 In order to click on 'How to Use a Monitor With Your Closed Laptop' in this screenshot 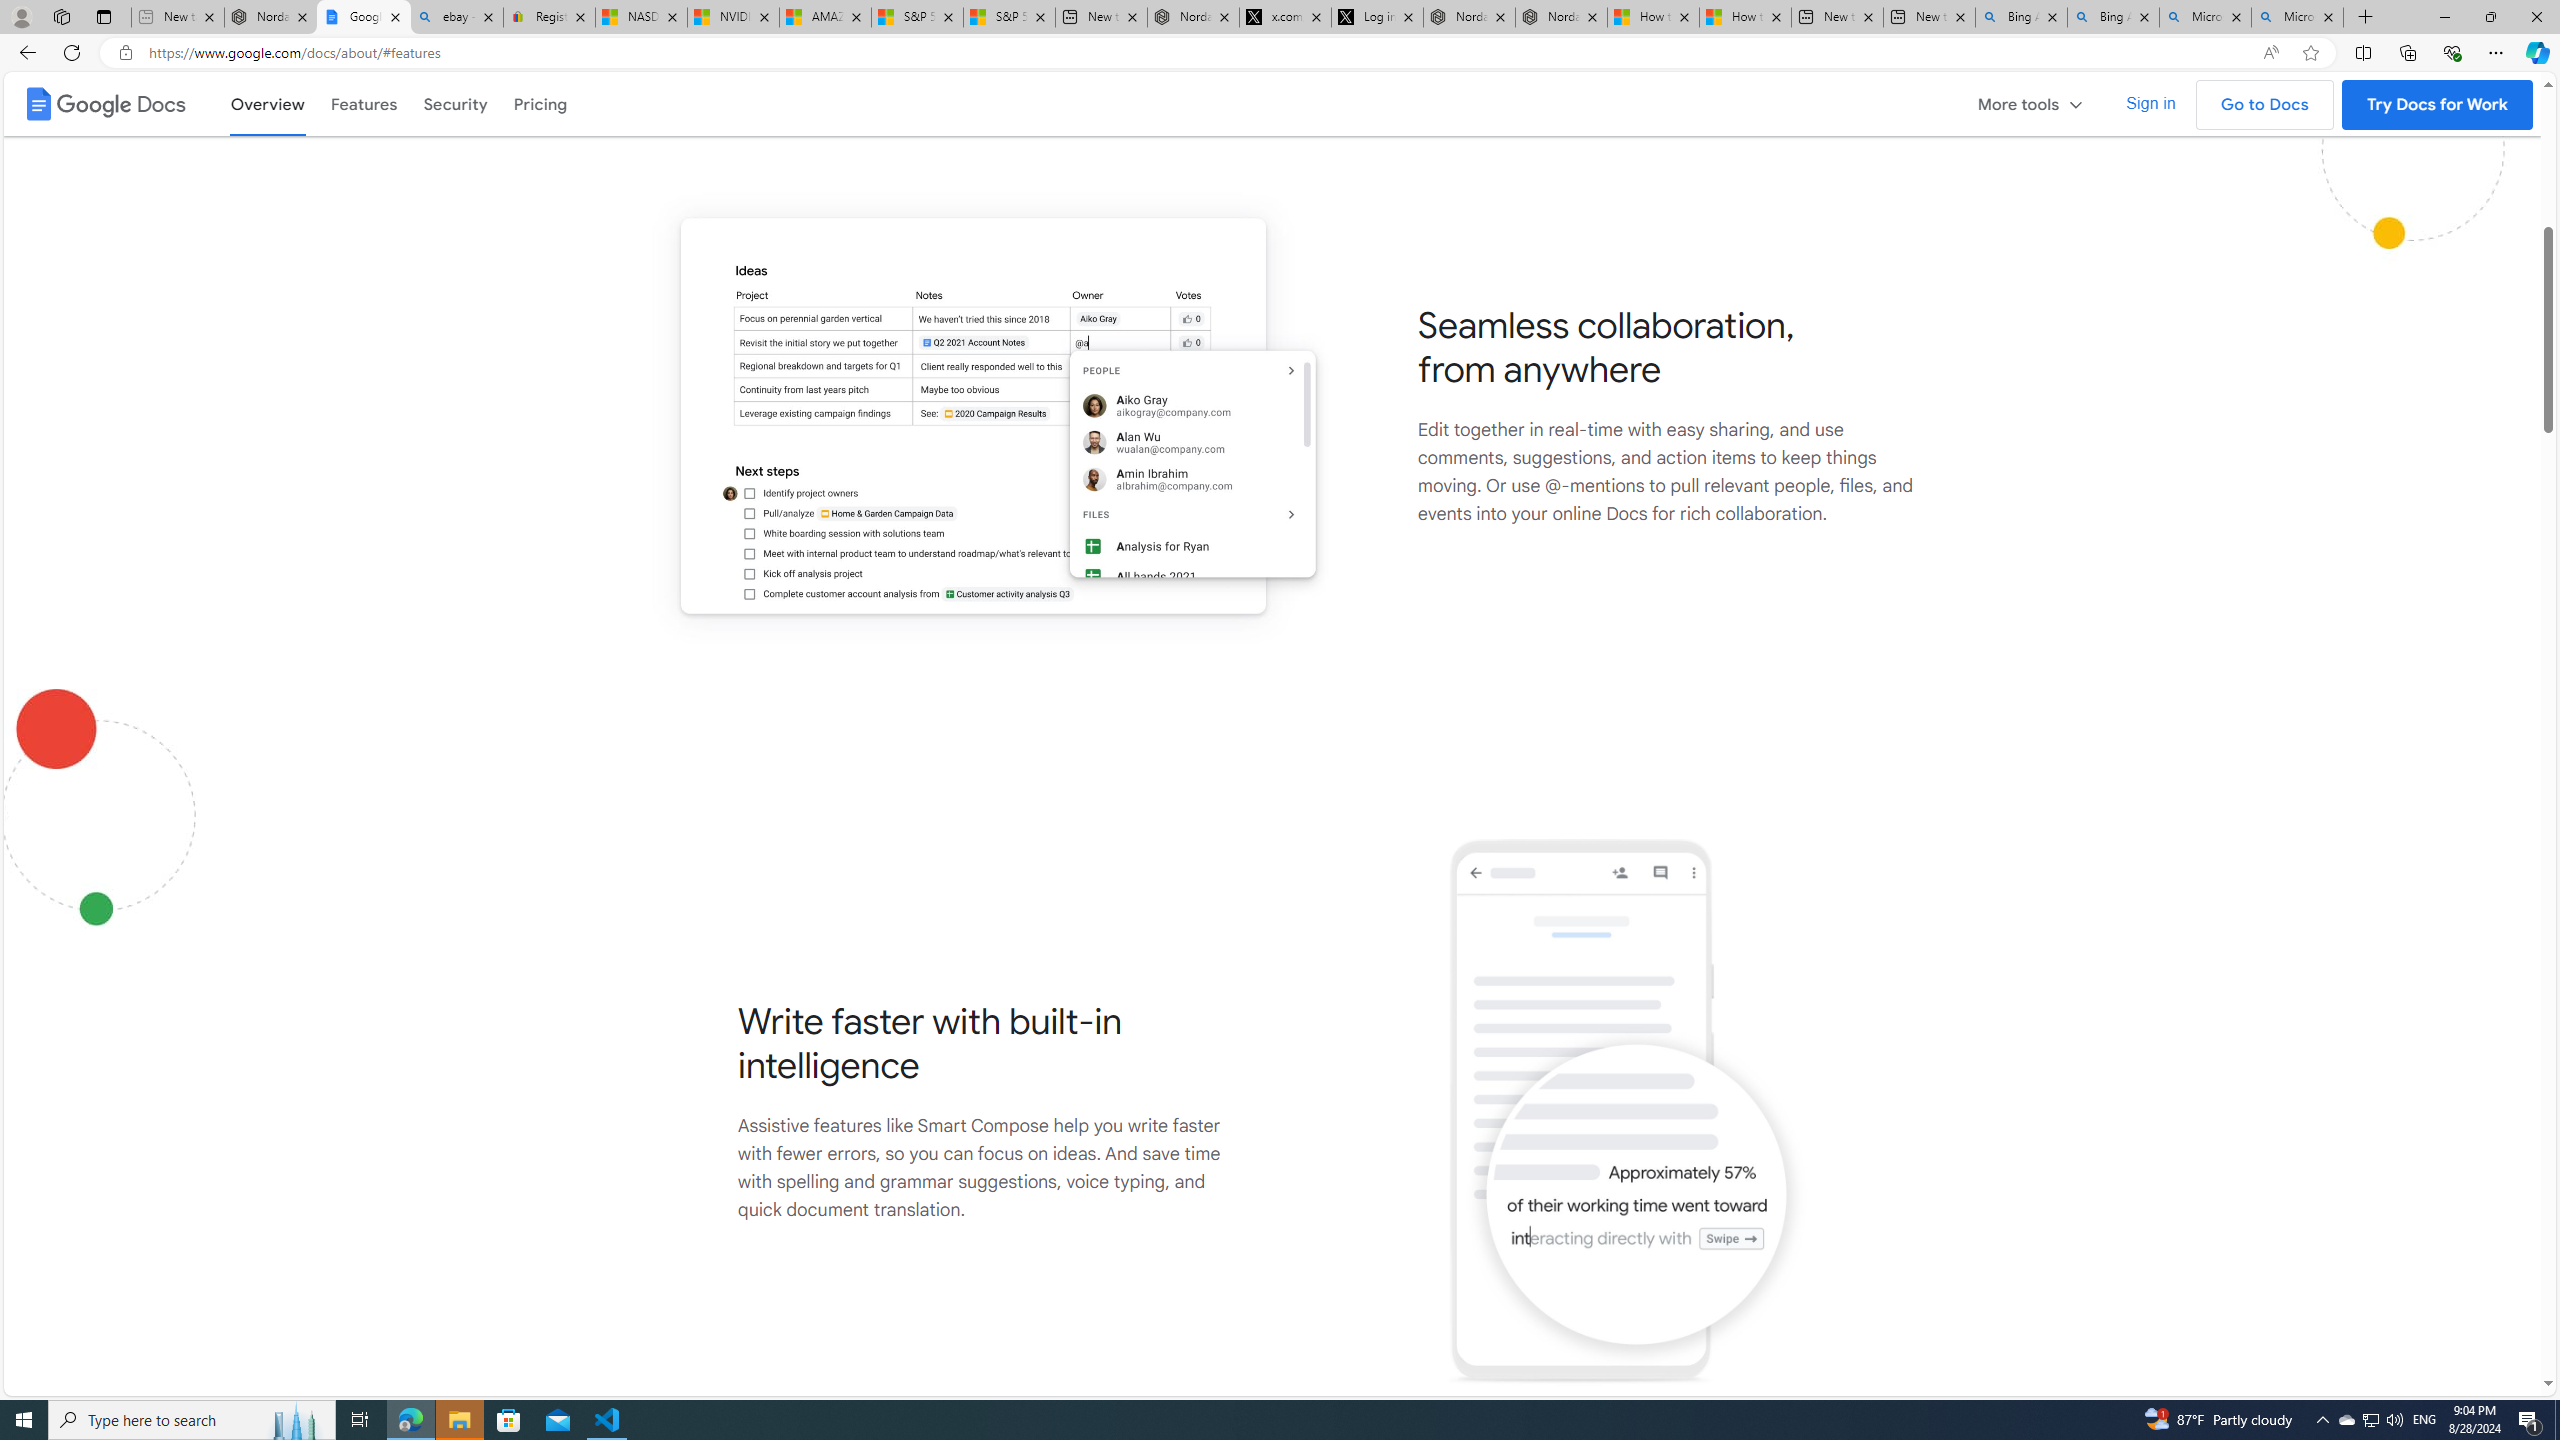, I will do `click(1744, 16)`.